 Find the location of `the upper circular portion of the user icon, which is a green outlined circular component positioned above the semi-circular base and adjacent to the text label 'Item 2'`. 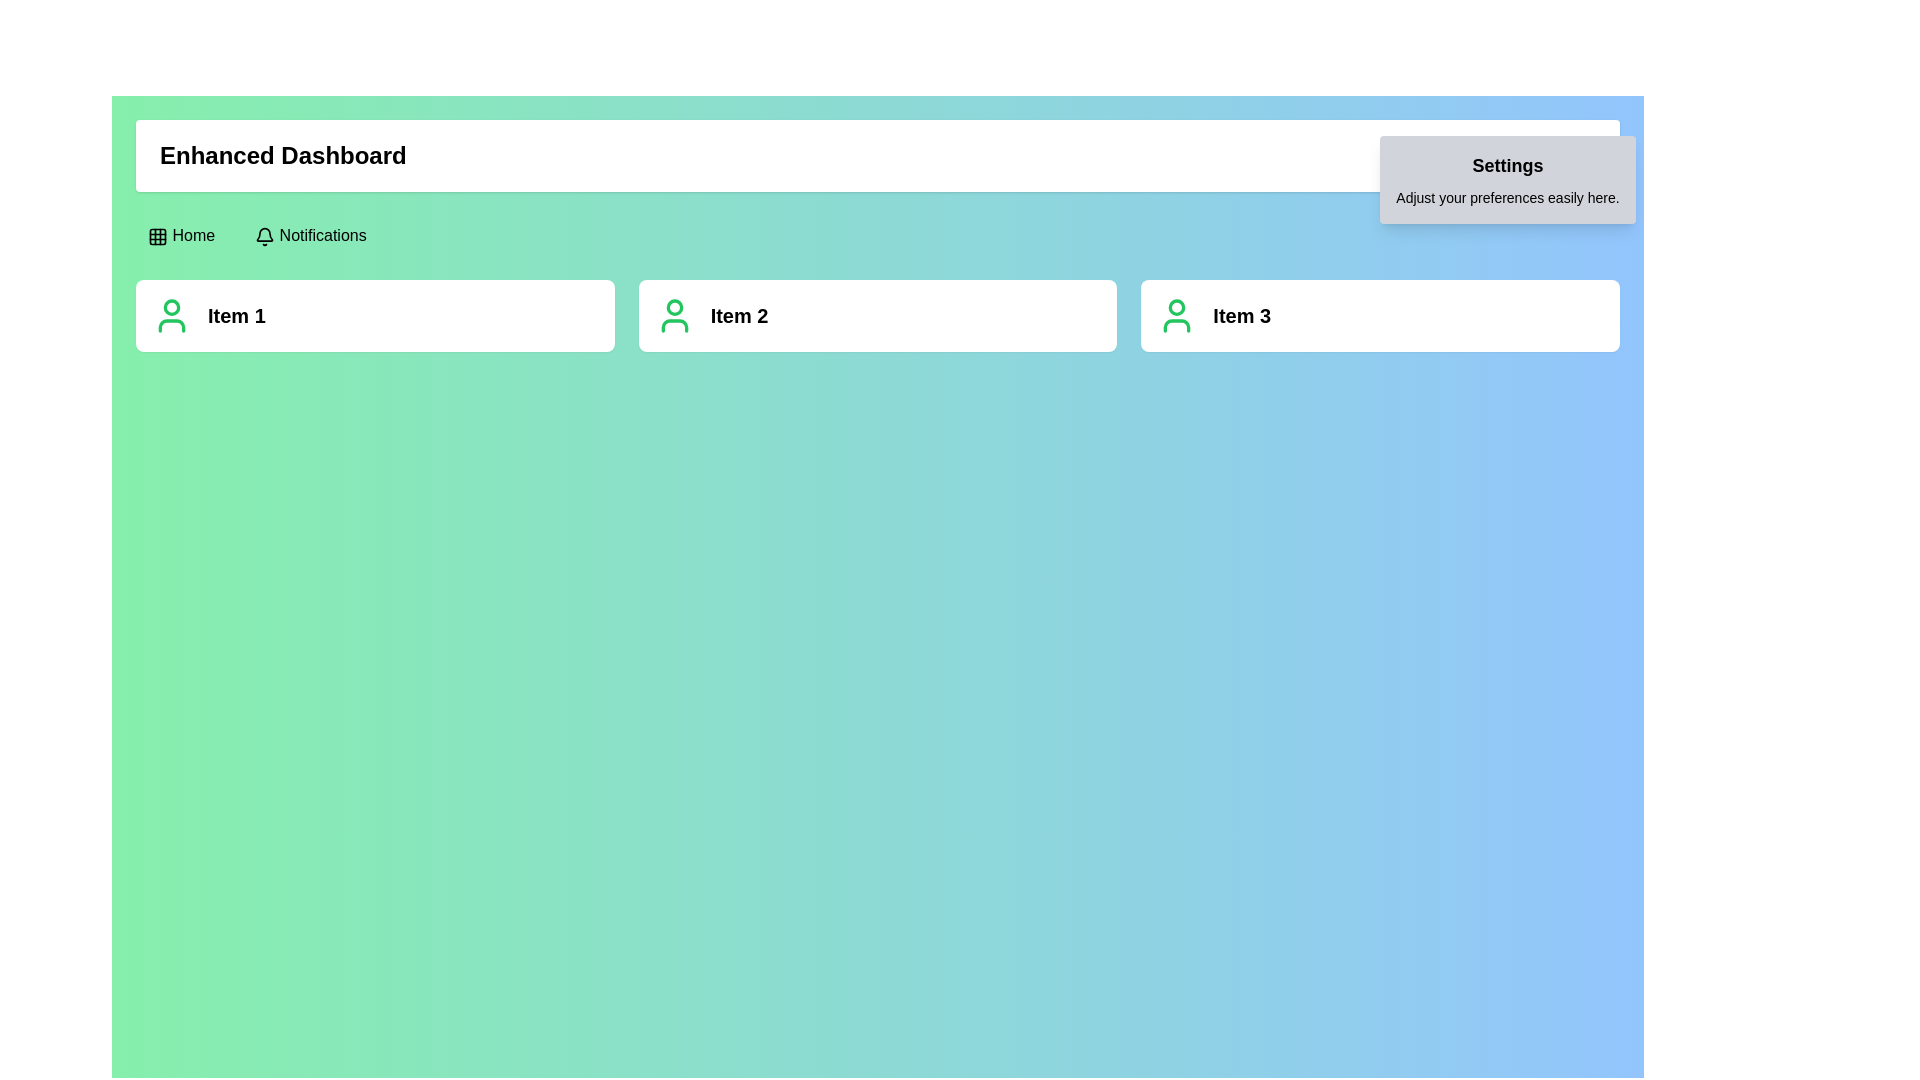

the upper circular portion of the user icon, which is a green outlined circular component positioned above the semi-circular base and adjacent to the text label 'Item 2' is located at coordinates (172, 307).